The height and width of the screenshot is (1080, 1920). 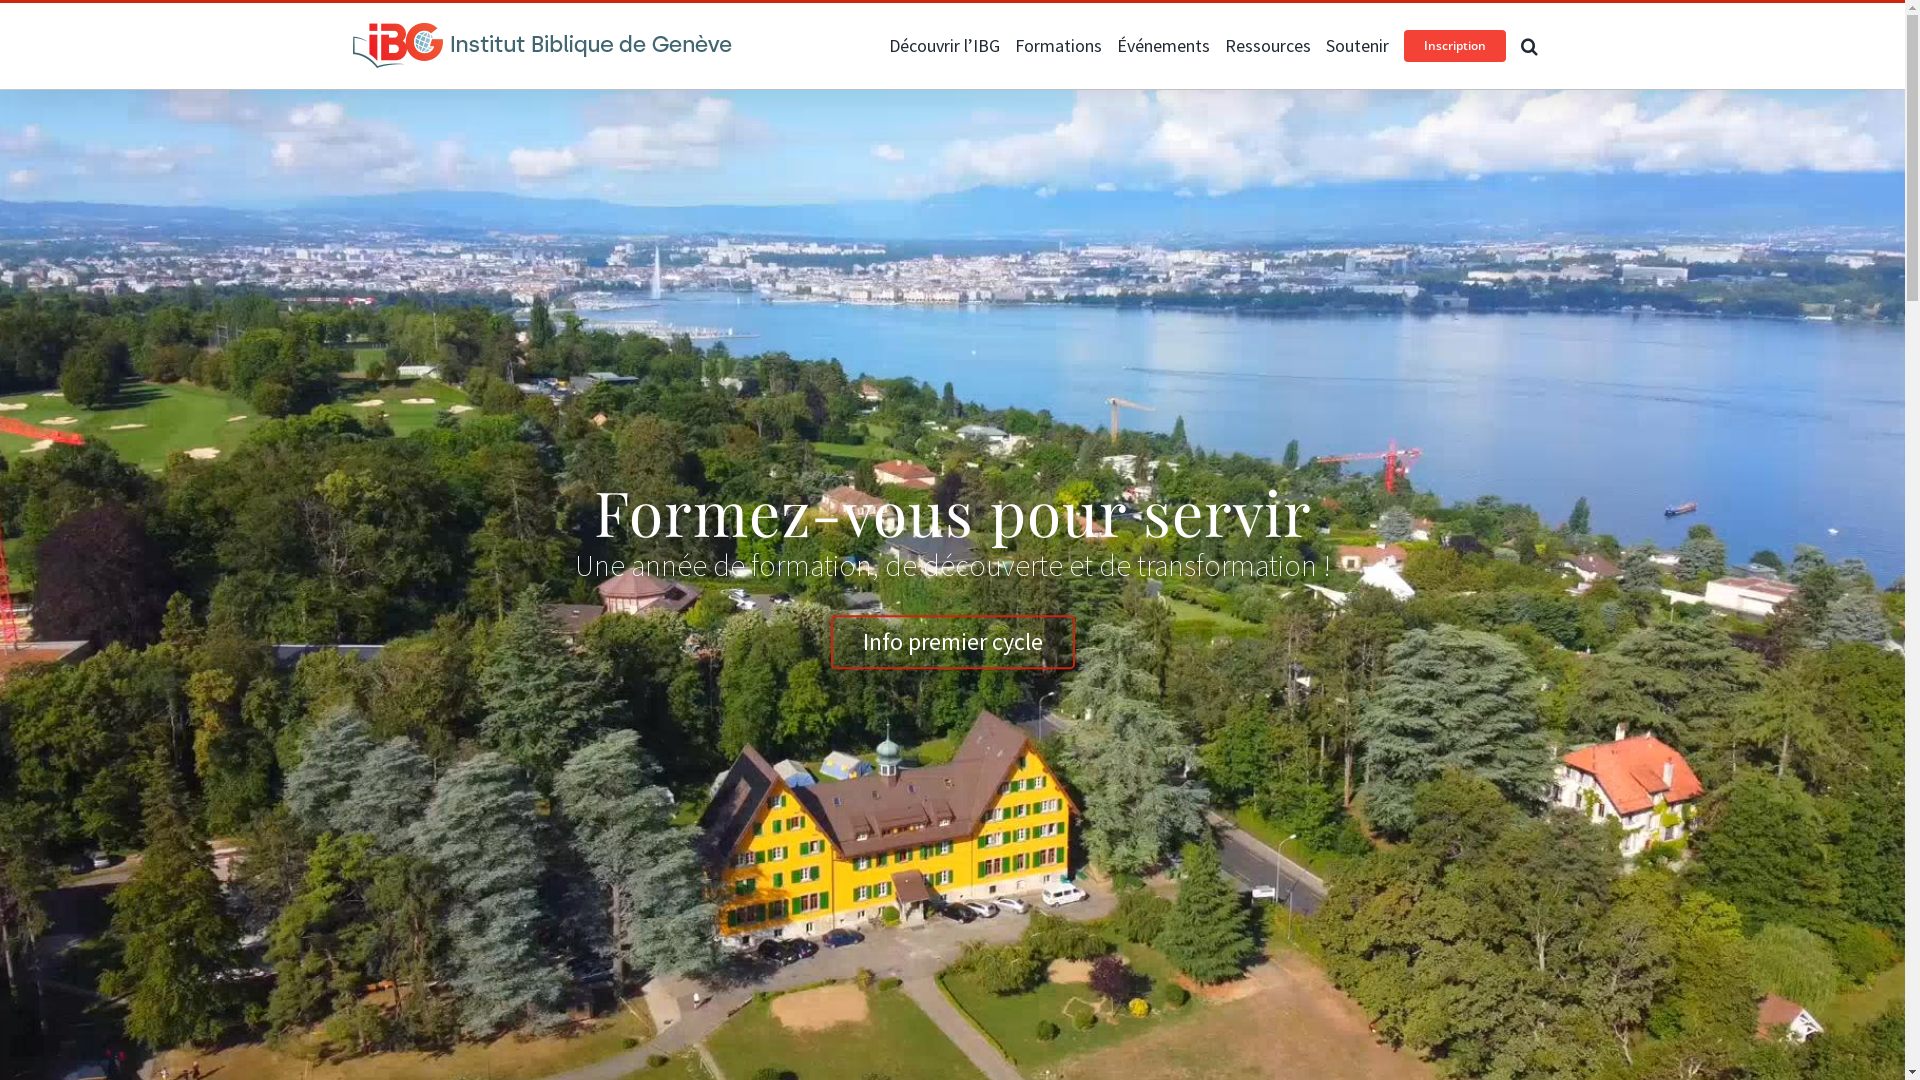 I want to click on 'Facebook', so click(x=351, y=22).